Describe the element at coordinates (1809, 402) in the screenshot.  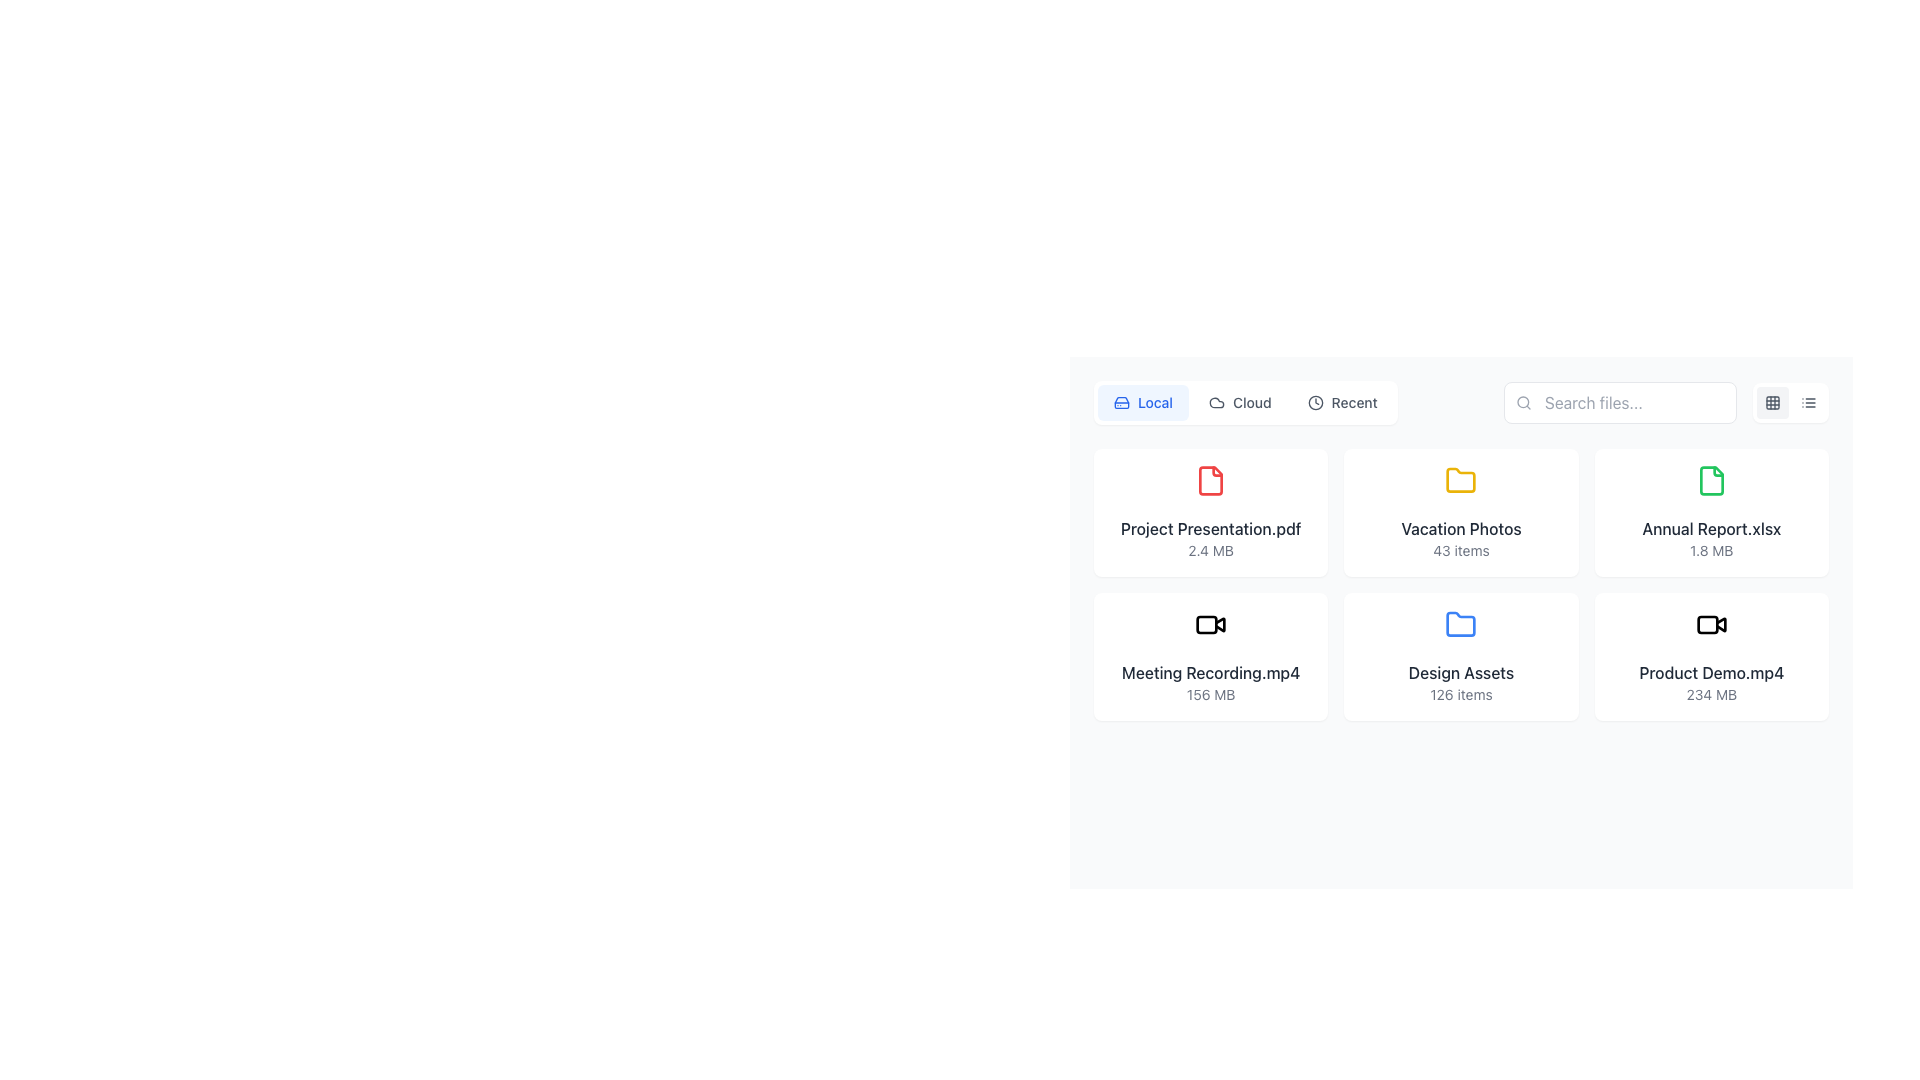
I see `the list view icon located at the top-right corner of the user interface` at that location.